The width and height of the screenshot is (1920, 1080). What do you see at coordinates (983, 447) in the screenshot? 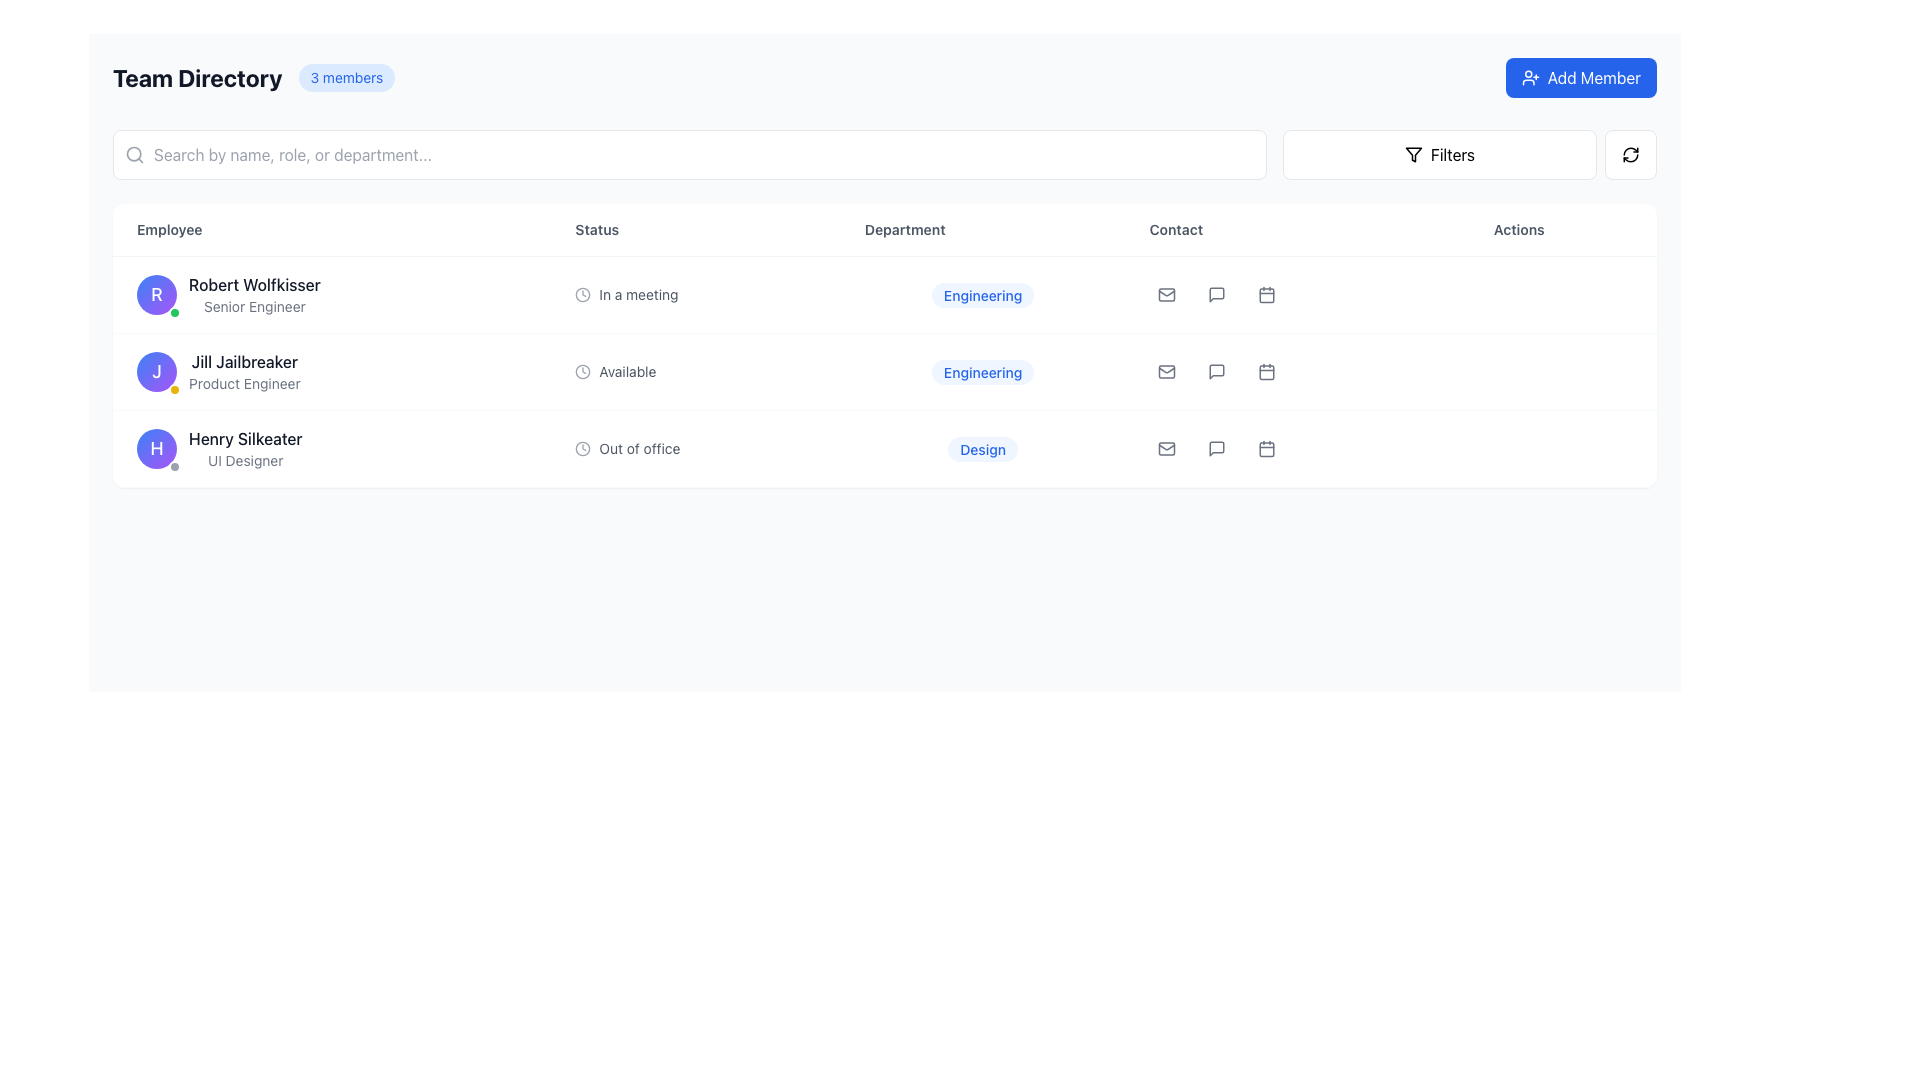
I see `text of the 'Design' label located in the 'Department' column of the third row corresponding to 'Henry Silkeater'` at bounding box center [983, 447].